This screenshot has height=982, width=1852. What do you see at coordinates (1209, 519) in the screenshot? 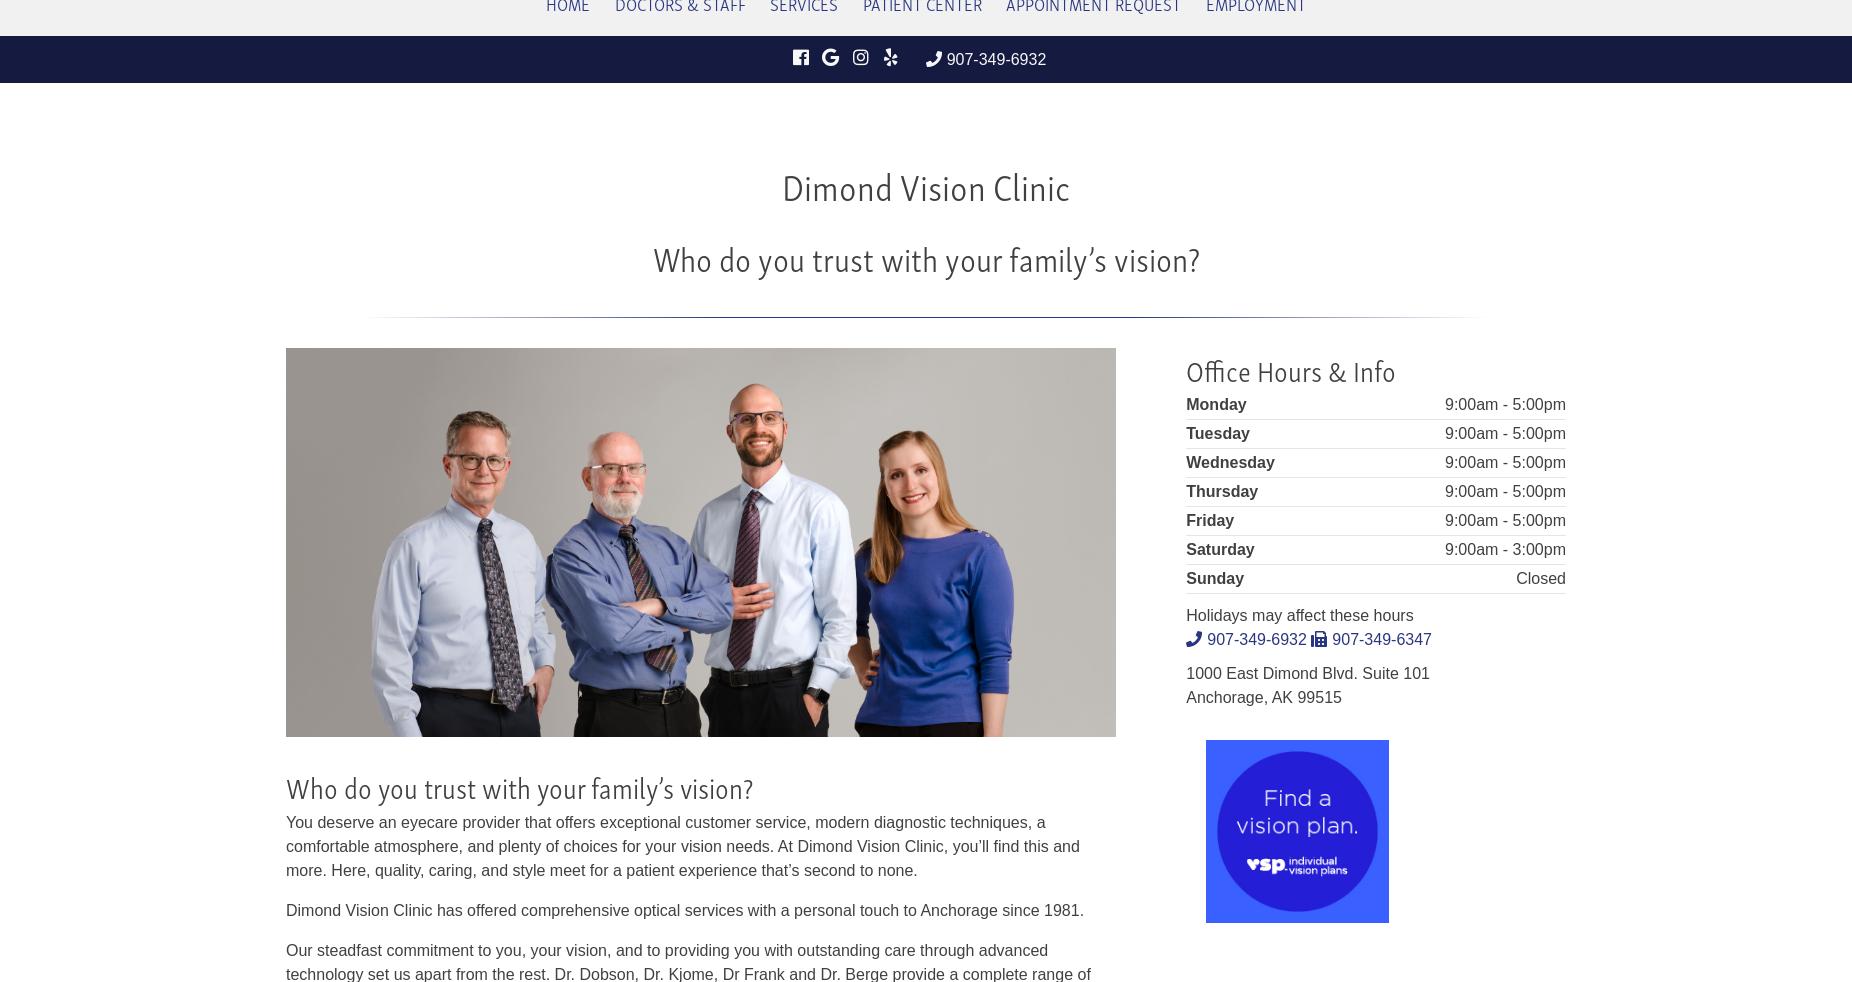
I see `'Friday'` at bounding box center [1209, 519].